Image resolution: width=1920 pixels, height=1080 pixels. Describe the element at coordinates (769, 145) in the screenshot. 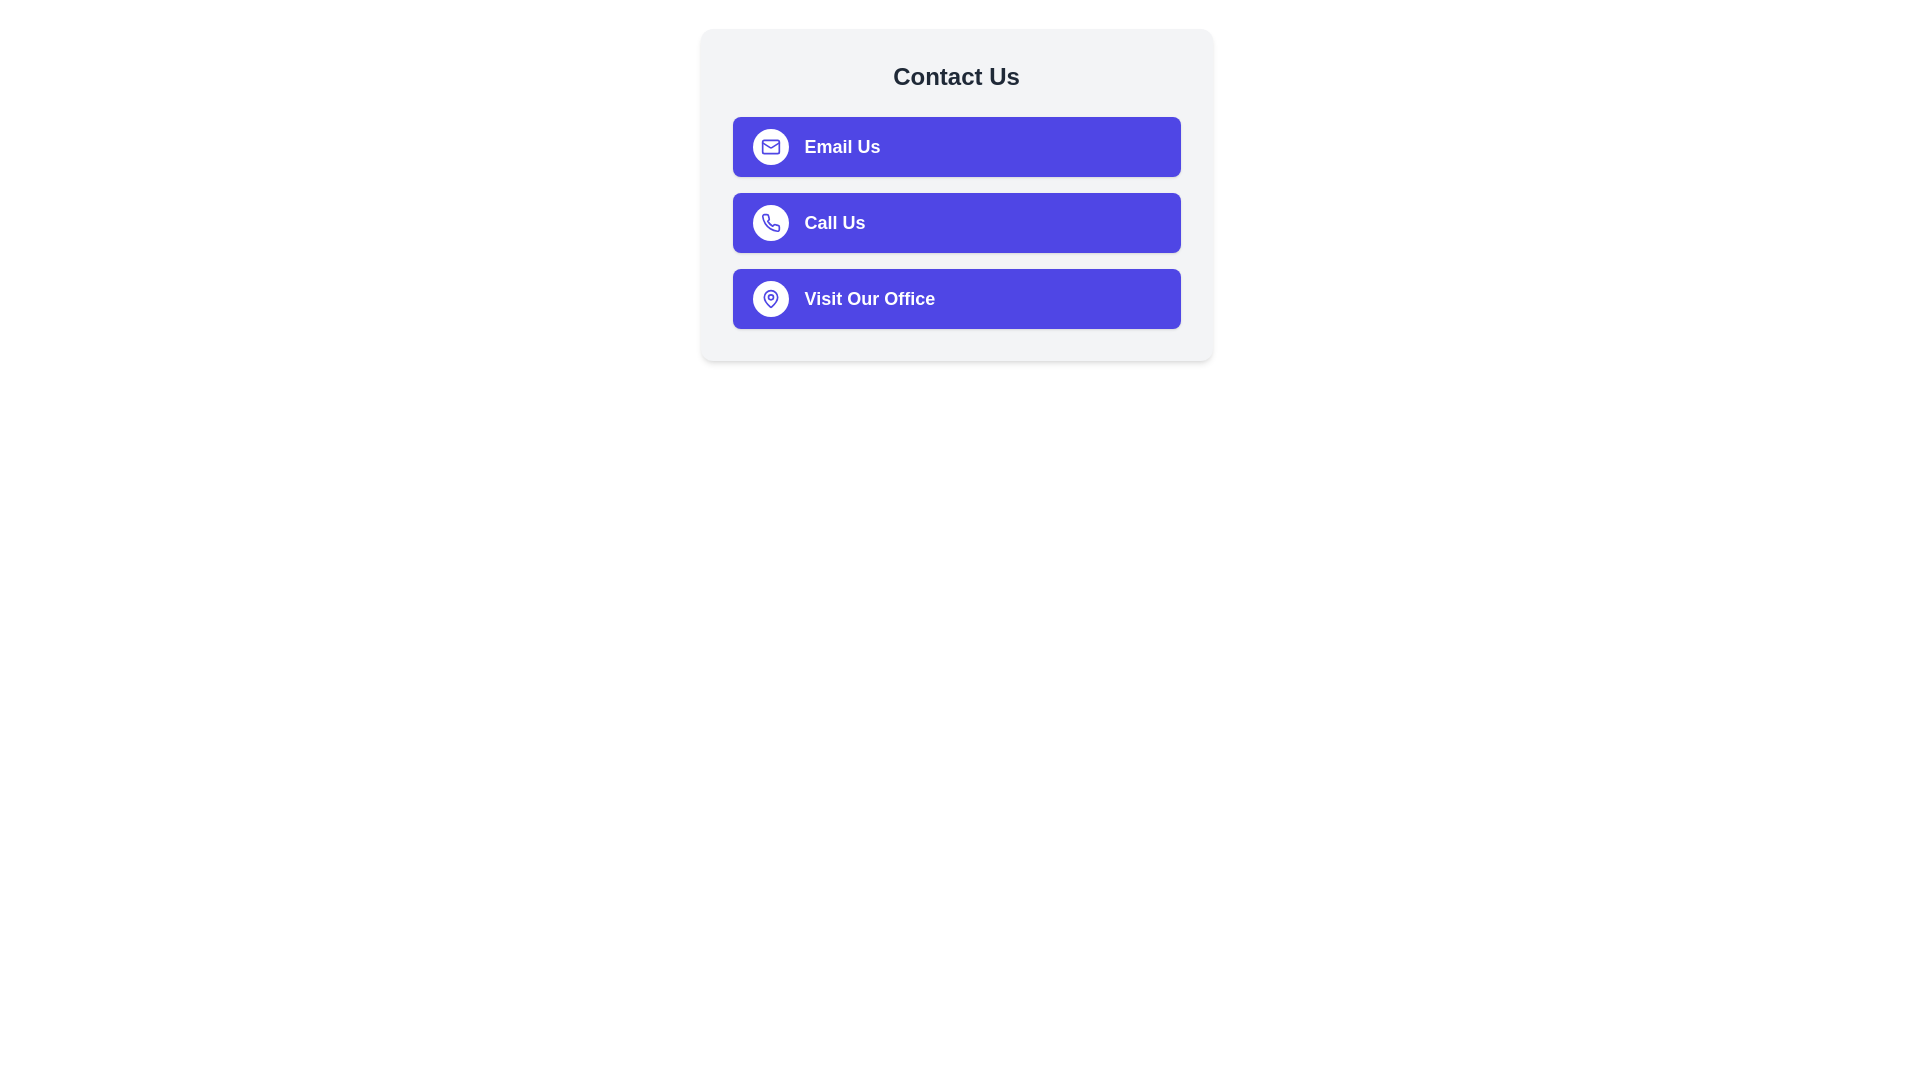

I see `the SVG Rectangle that represents the 'Email Us' mail icon in the contact menu` at that location.